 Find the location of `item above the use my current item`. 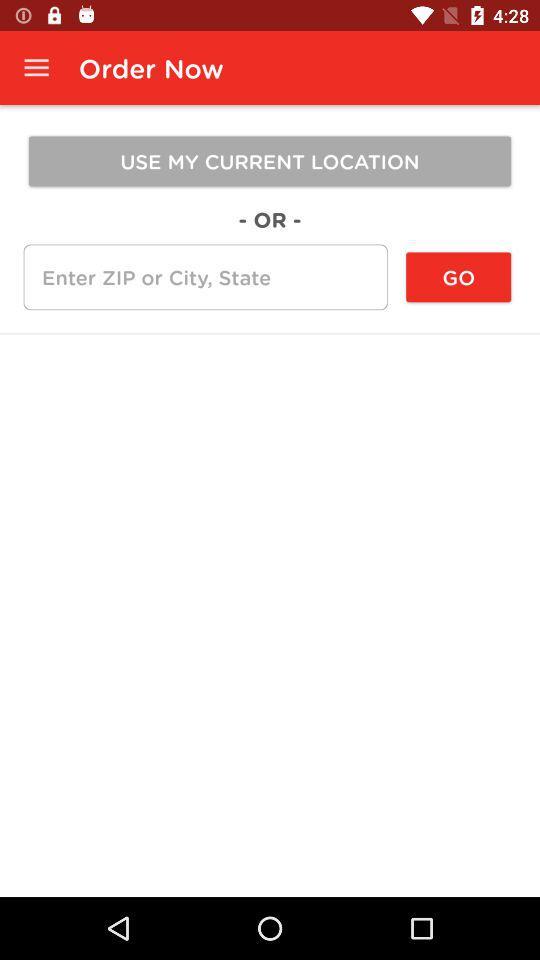

item above the use my current item is located at coordinates (36, 68).